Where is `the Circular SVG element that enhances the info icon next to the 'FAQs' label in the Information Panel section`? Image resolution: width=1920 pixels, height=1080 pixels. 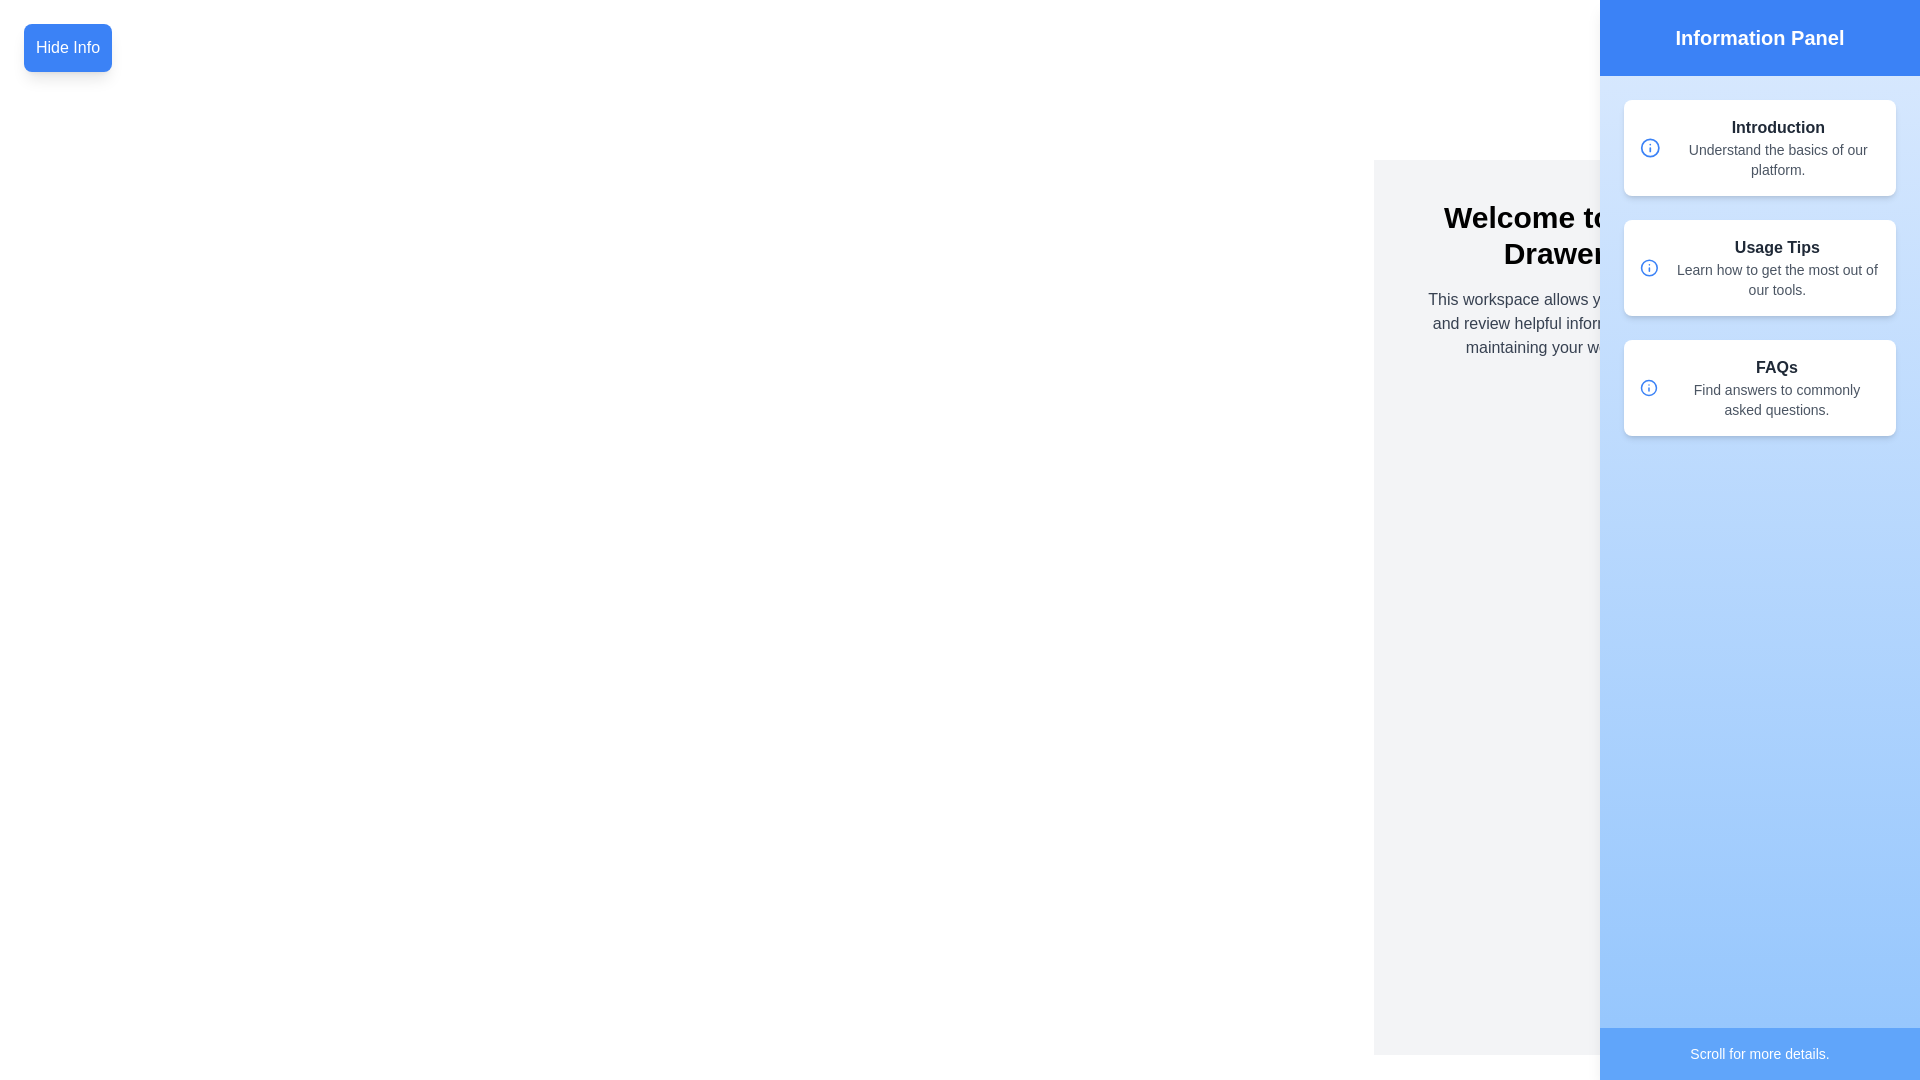
the Circular SVG element that enhances the info icon next to the 'FAQs' label in the Information Panel section is located at coordinates (1650, 146).